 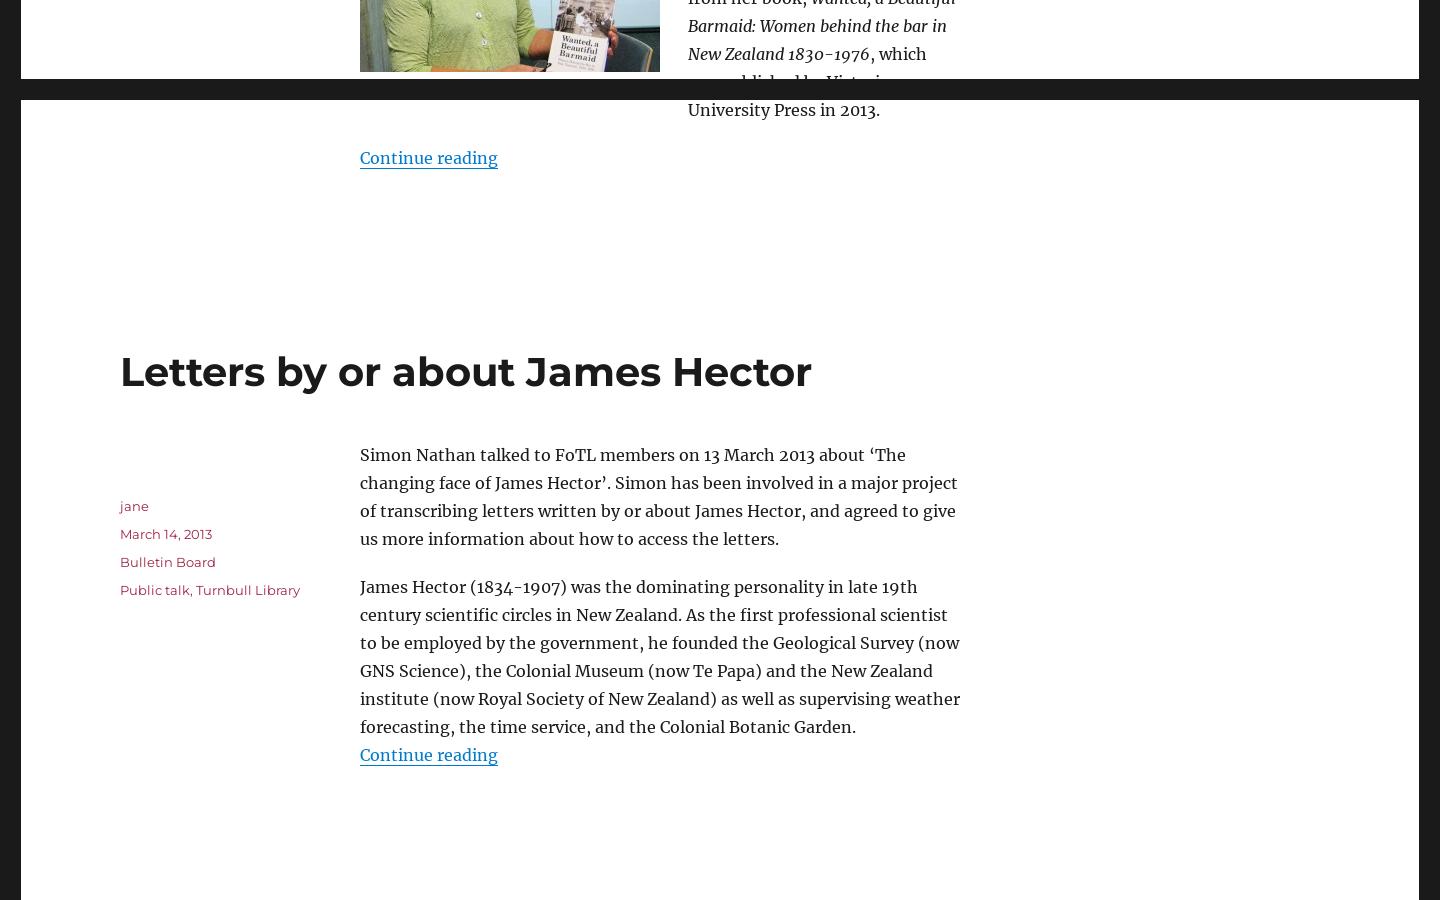 What do you see at coordinates (807, 80) in the screenshot?
I see `', which was published by Victoria University Press in 2013.'` at bounding box center [807, 80].